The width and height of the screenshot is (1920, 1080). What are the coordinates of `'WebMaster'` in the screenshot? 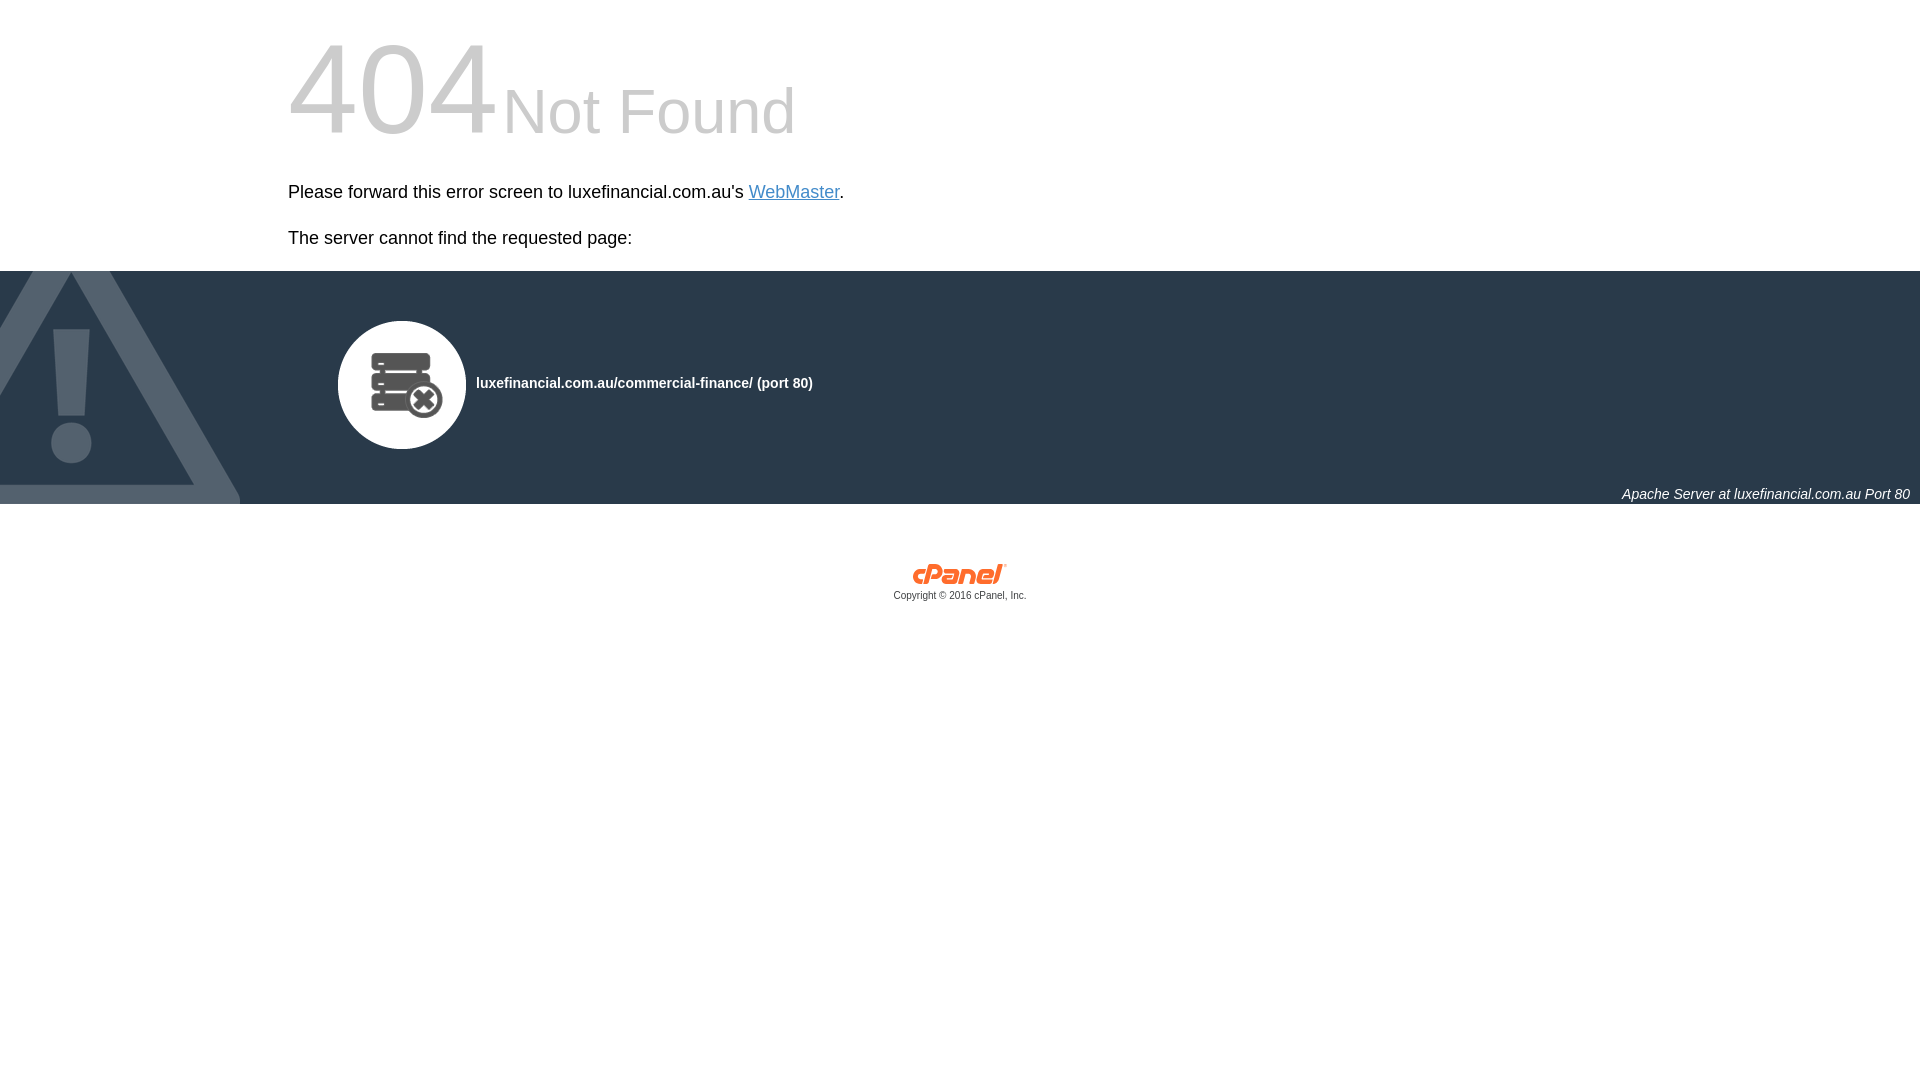 It's located at (793, 192).